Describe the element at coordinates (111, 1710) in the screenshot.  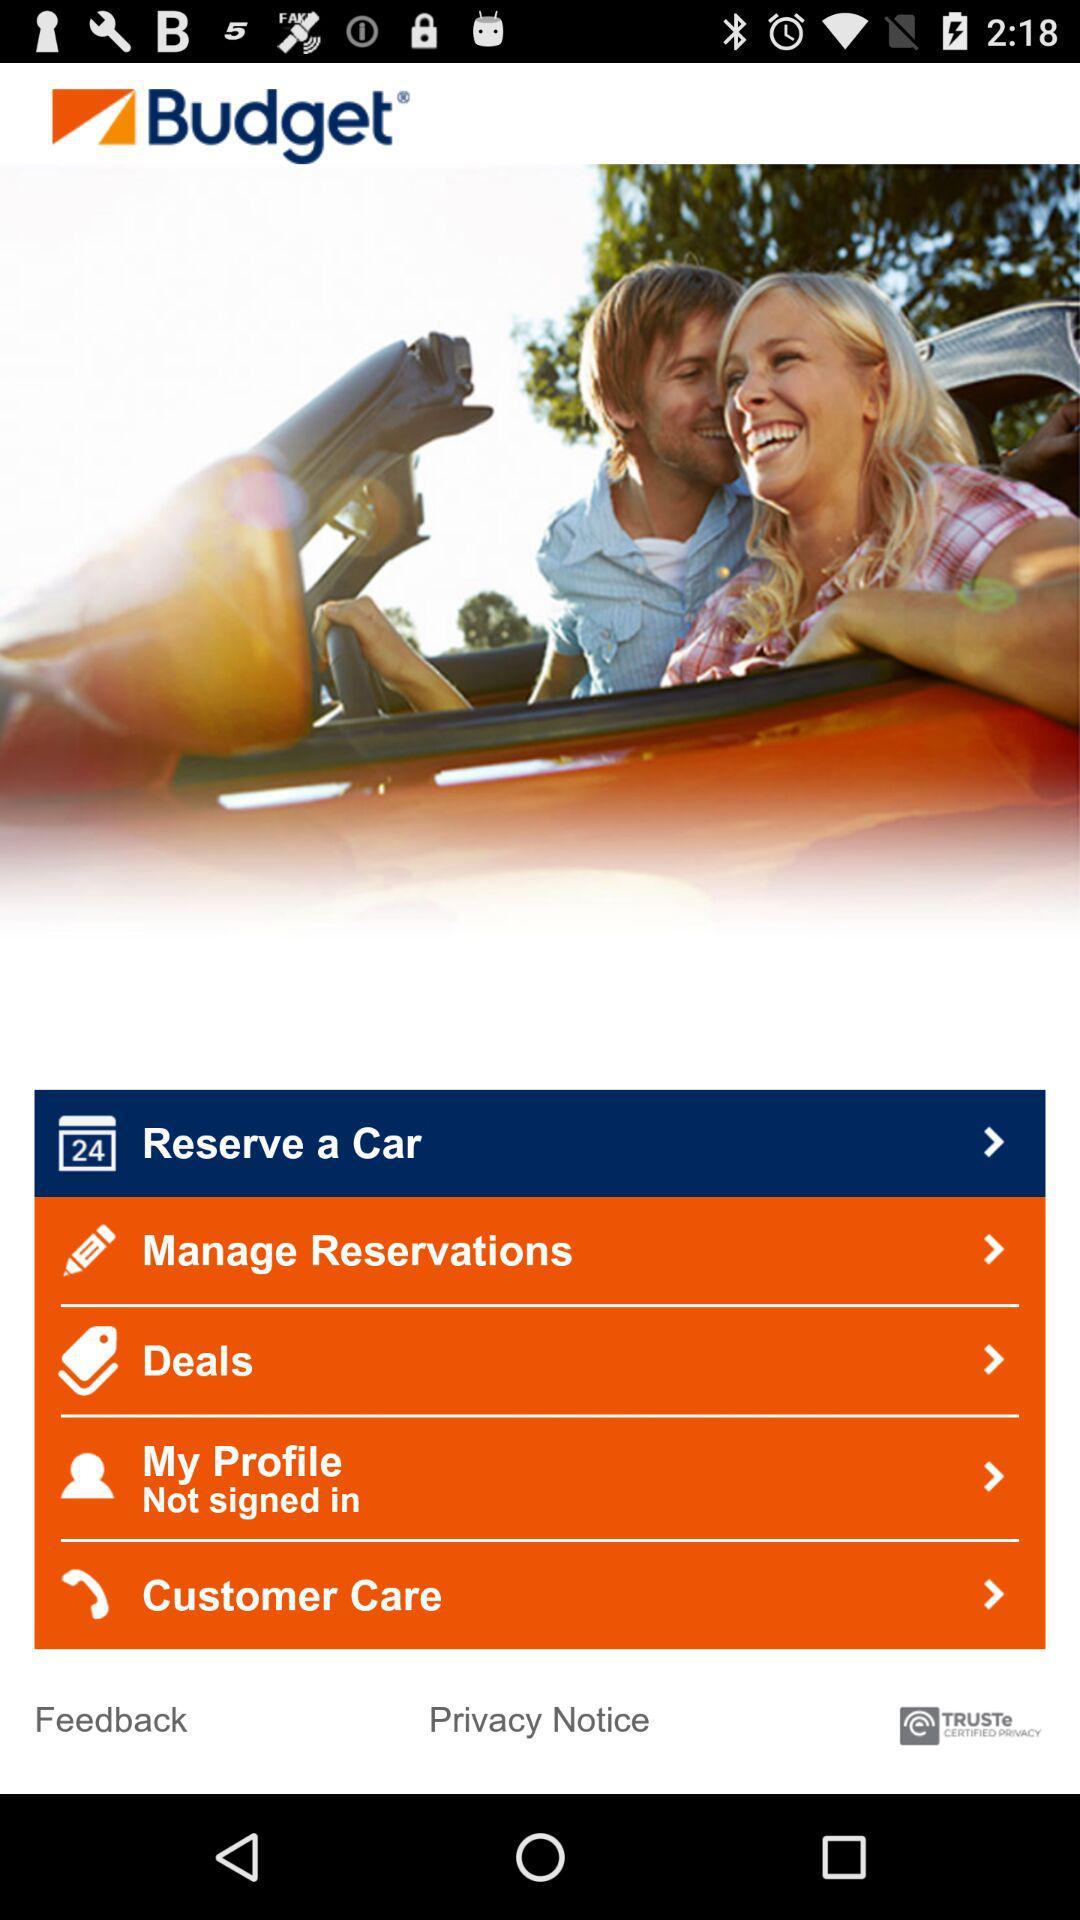
I see `icon to the left of the privacy notice icon` at that location.